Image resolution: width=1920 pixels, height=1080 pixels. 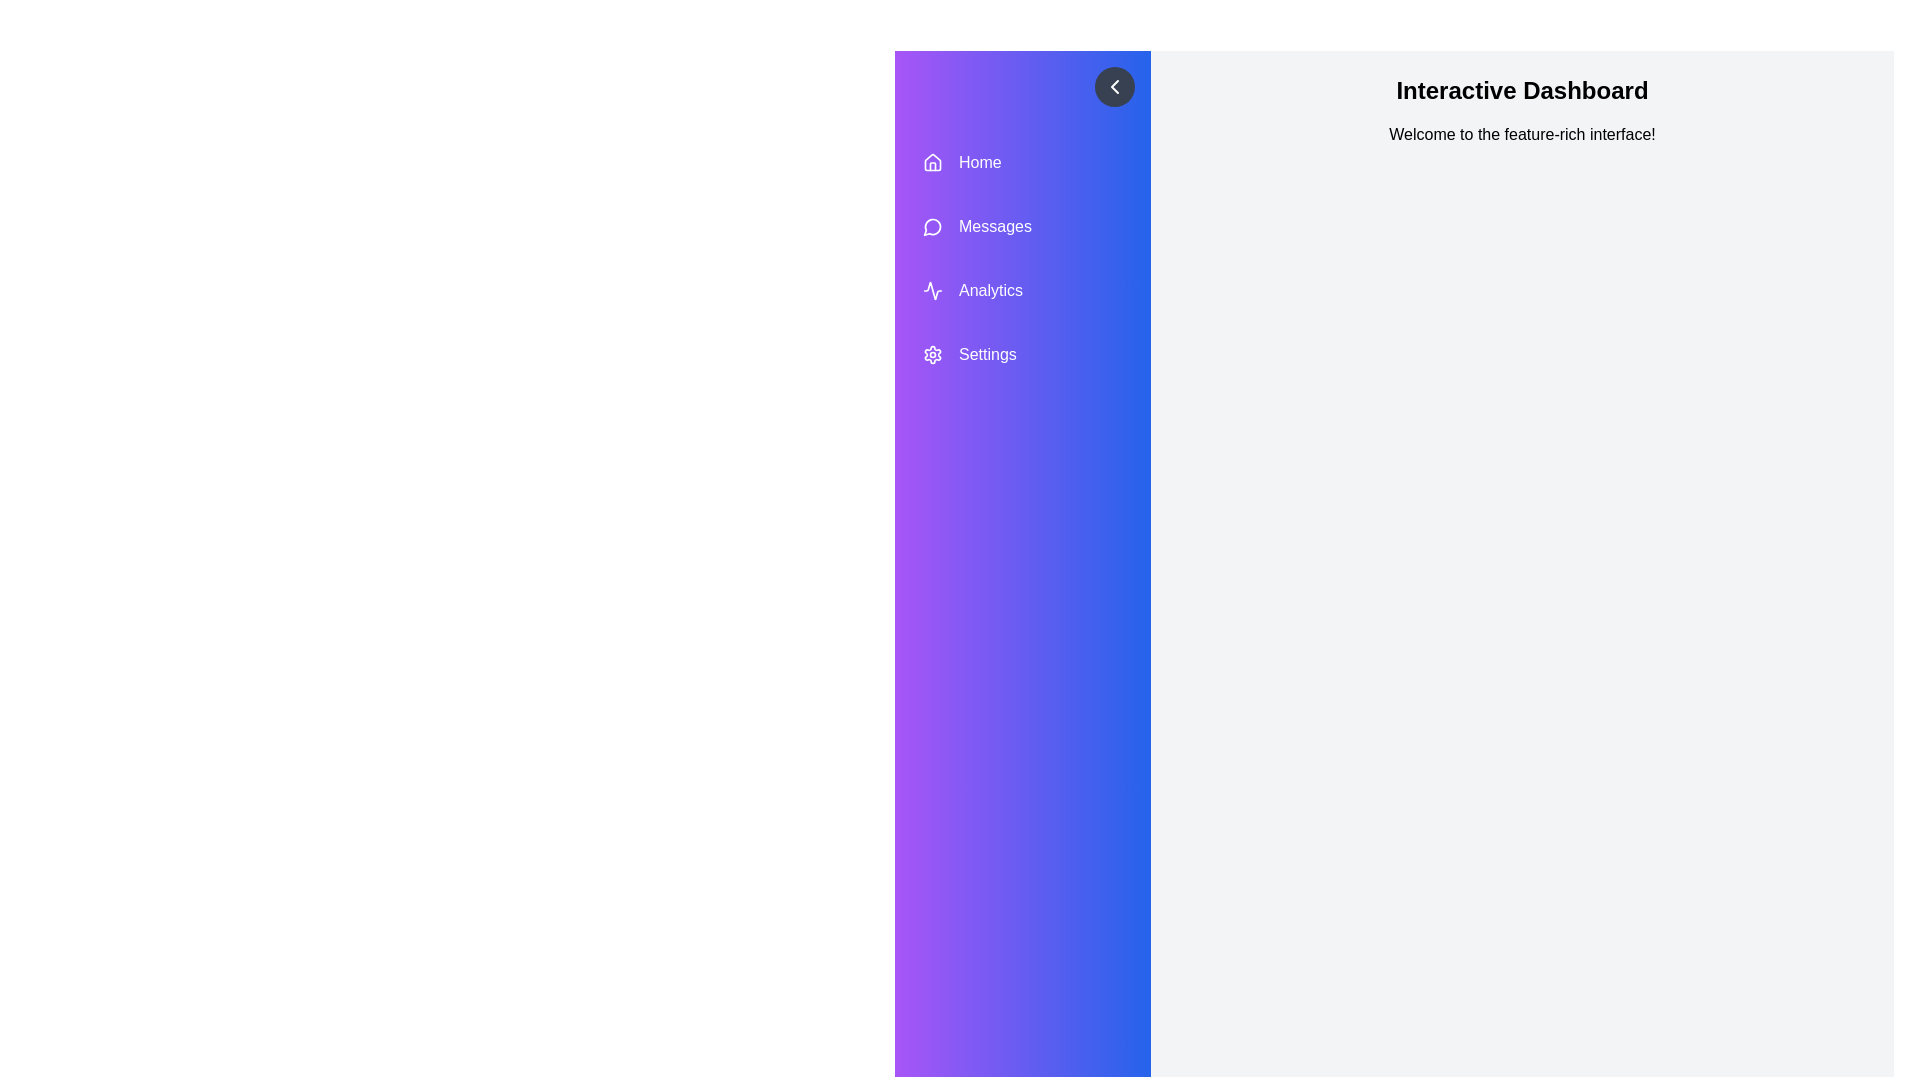 I want to click on the menu item Analytics to highlight it visually, so click(x=1022, y=290).